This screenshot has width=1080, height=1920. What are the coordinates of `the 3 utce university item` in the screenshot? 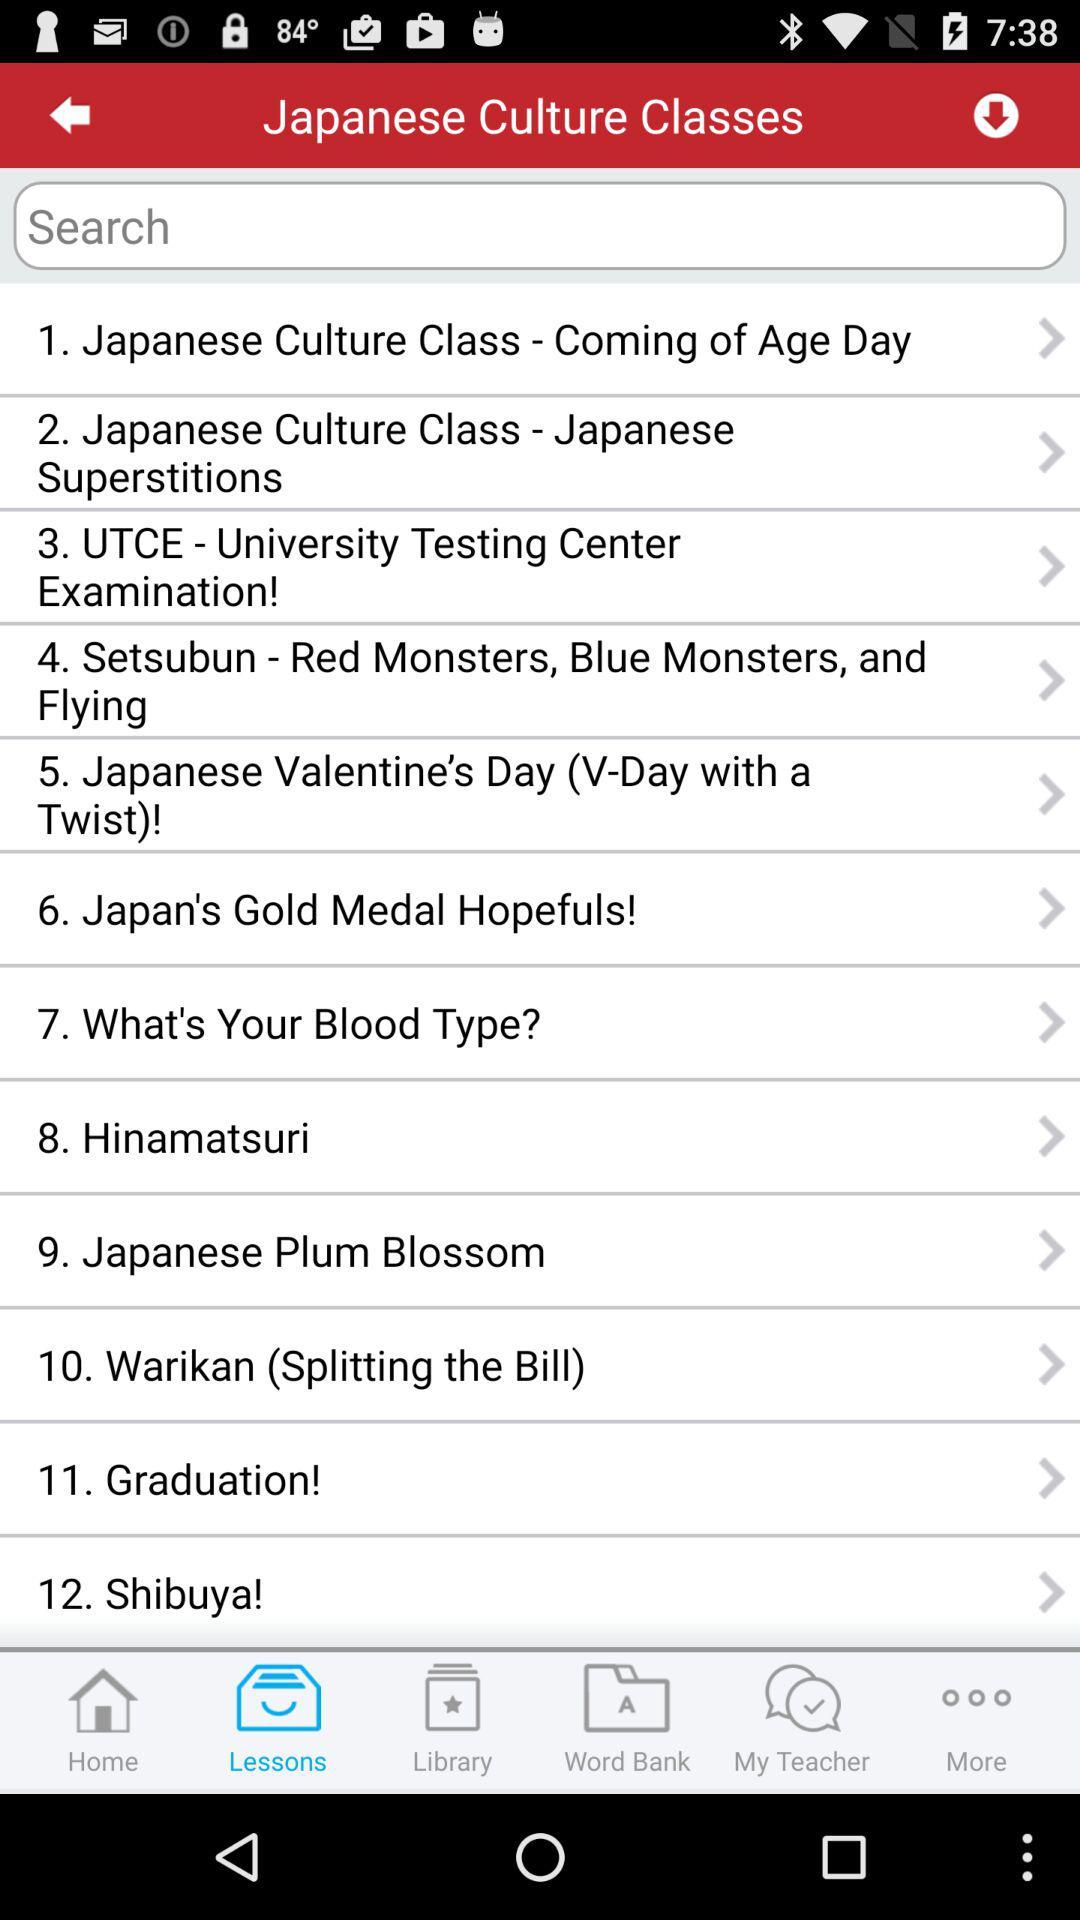 It's located at (482, 565).